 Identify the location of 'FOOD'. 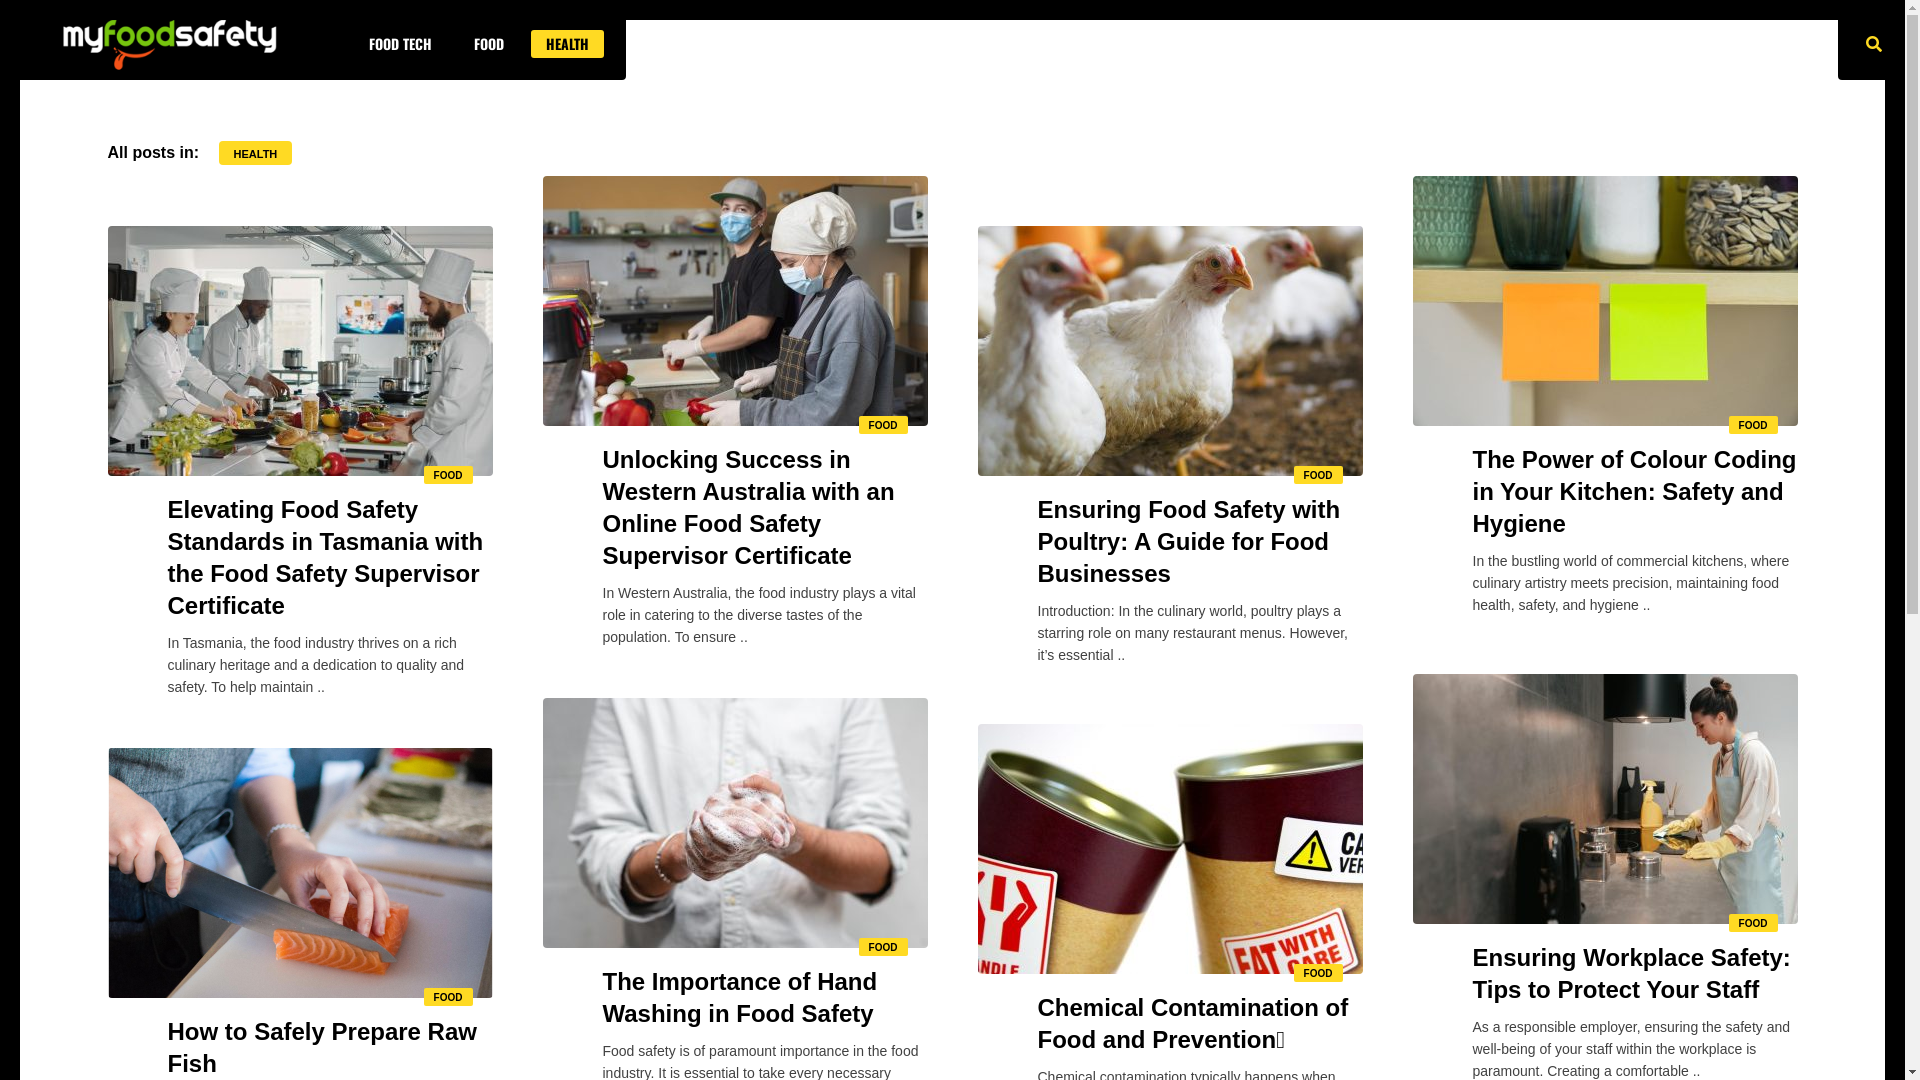
(882, 946).